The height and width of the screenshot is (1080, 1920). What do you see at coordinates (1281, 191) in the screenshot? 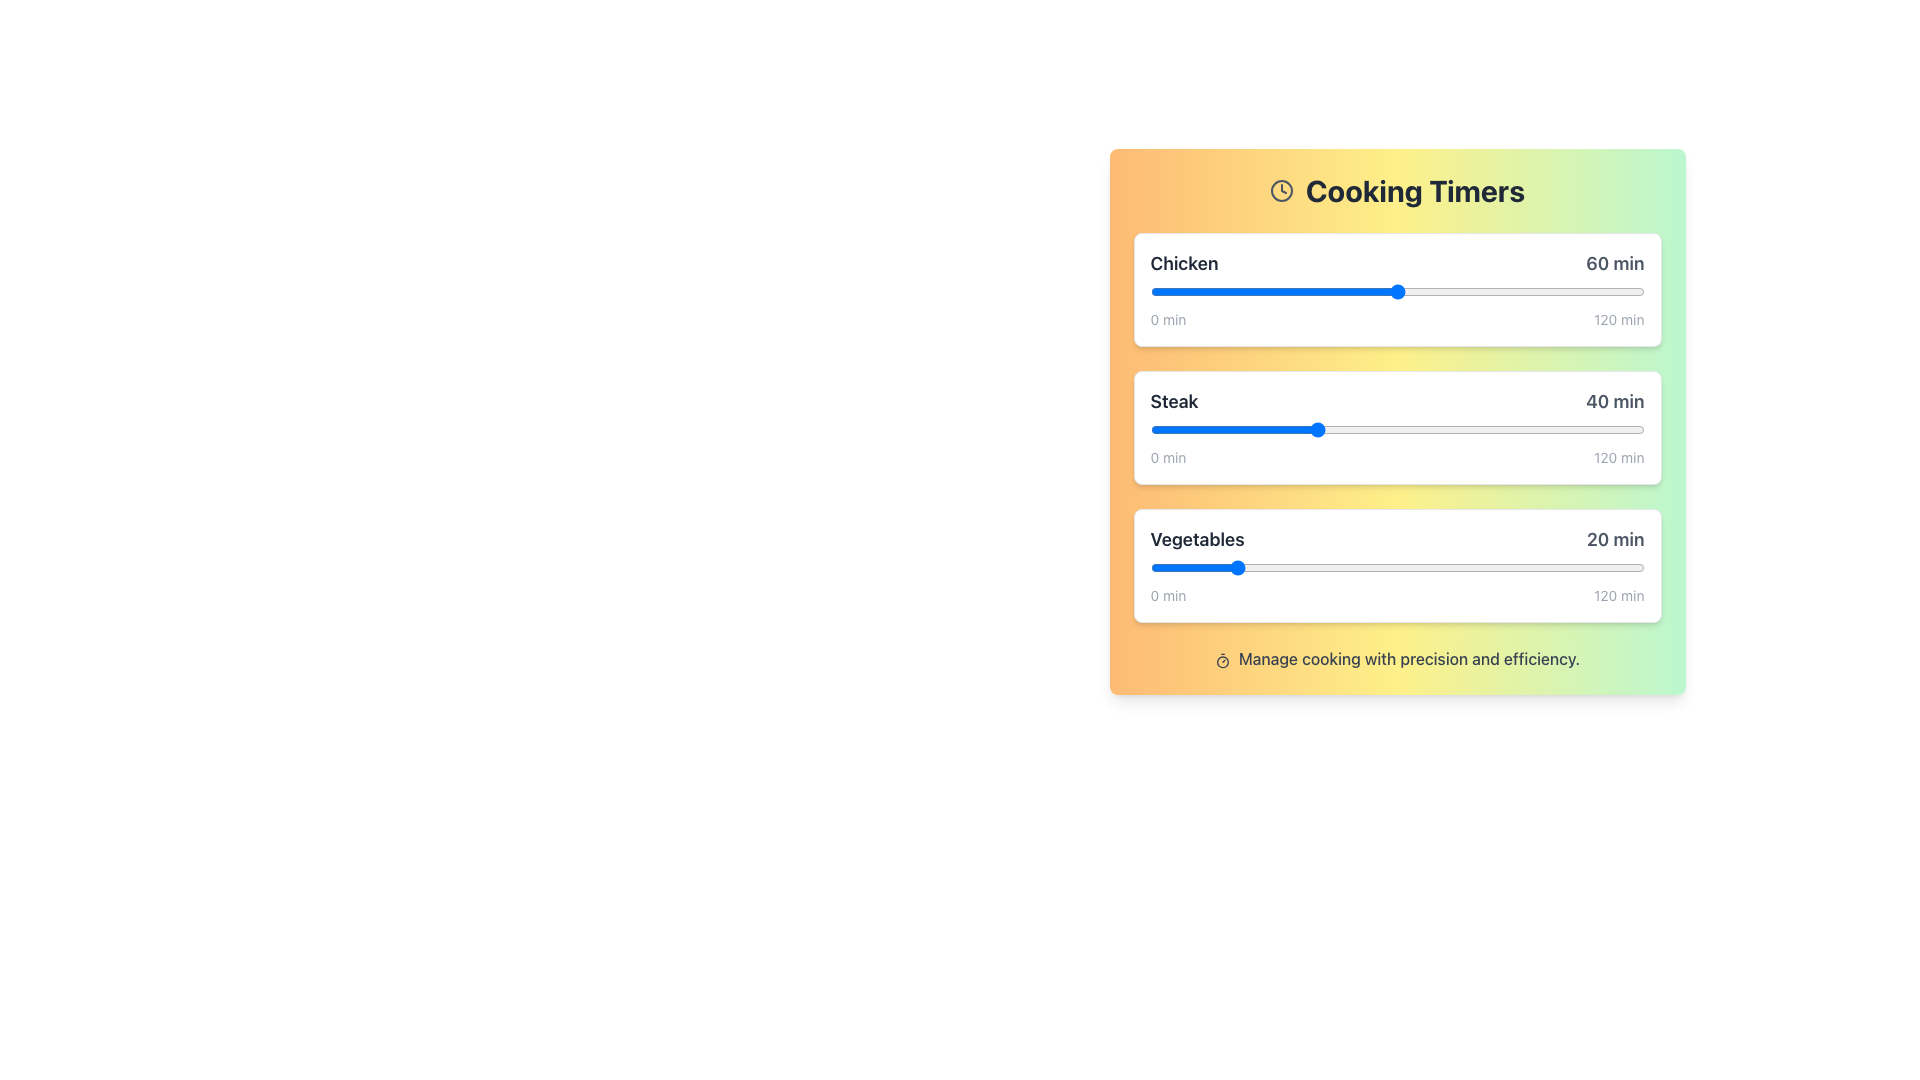
I see `the clock icon located to the left of the 'Cooking Timers' text in the top left area of the module` at bounding box center [1281, 191].